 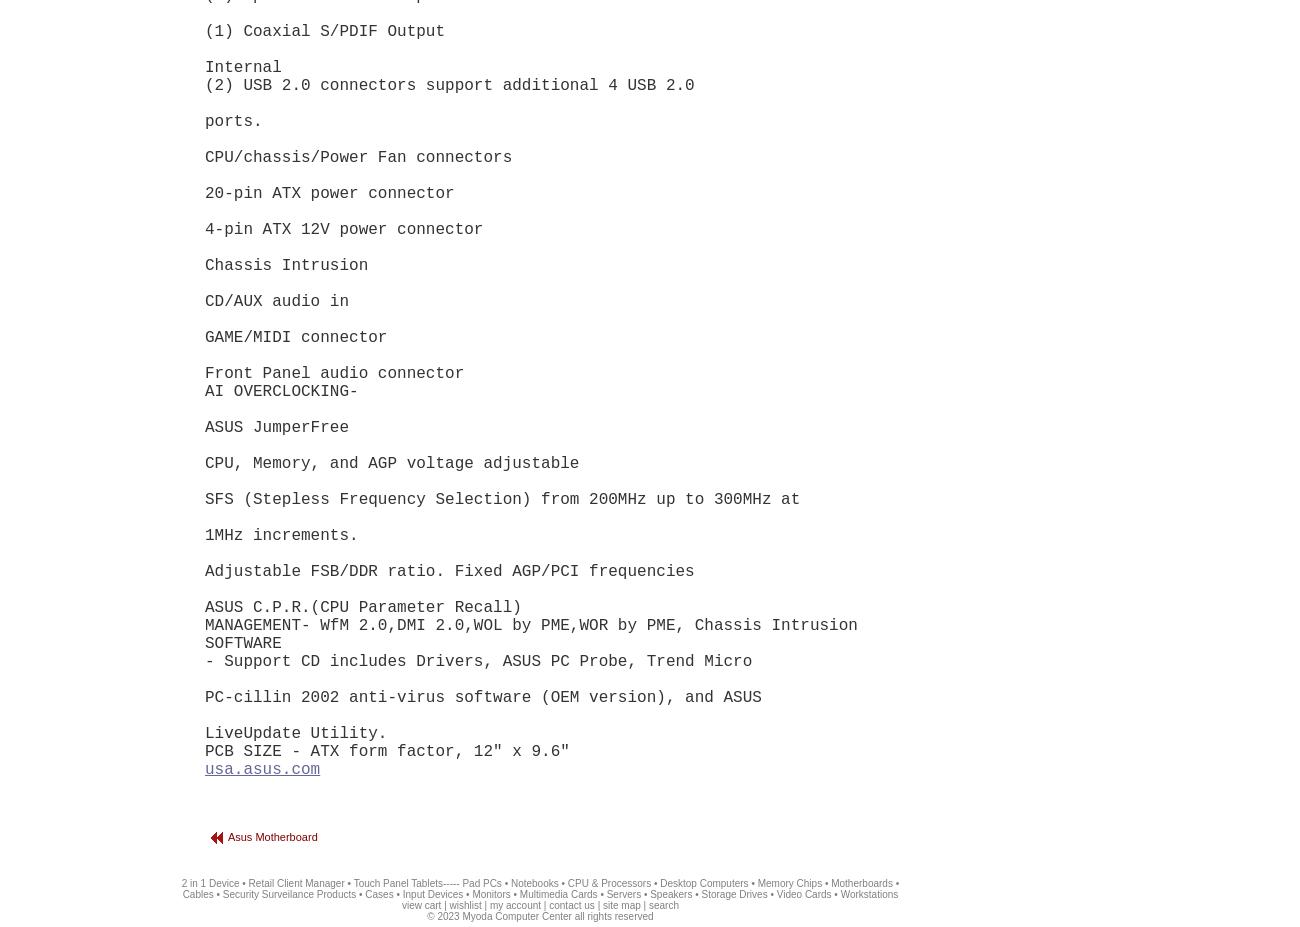 What do you see at coordinates (606, 894) in the screenshot?
I see `'Servers'` at bounding box center [606, 894].